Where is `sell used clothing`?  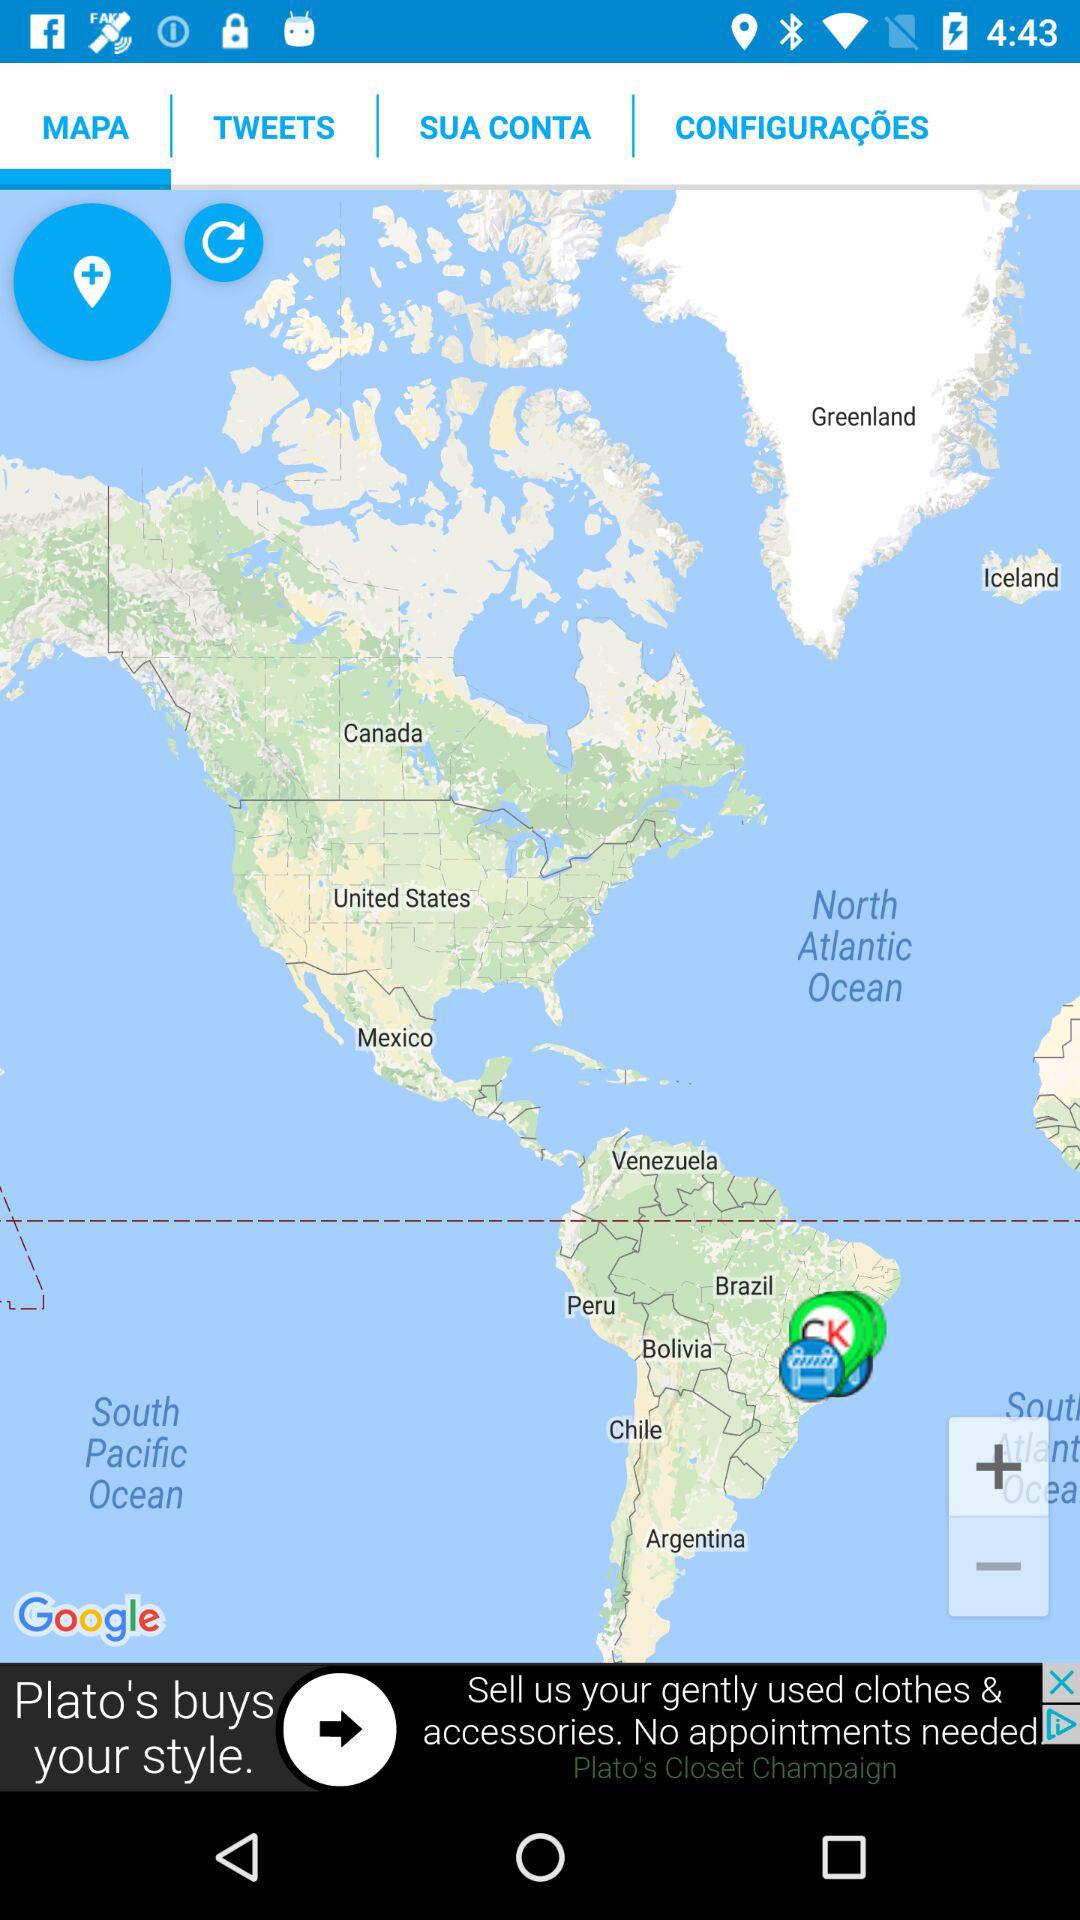 sell used clothing is located at coordinates (540, 1727).